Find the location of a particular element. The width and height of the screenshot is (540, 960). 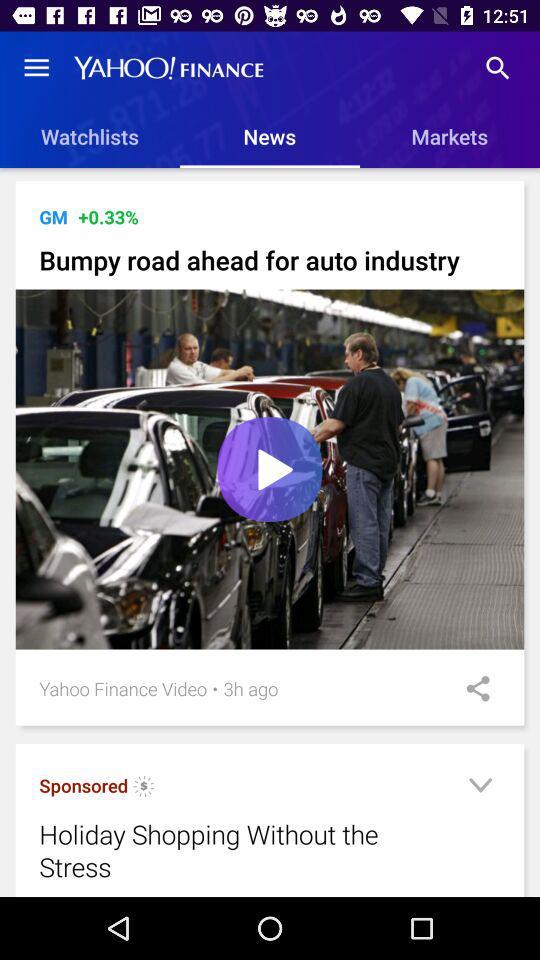

the yahoo finance video is located at coordinates (123, 688).